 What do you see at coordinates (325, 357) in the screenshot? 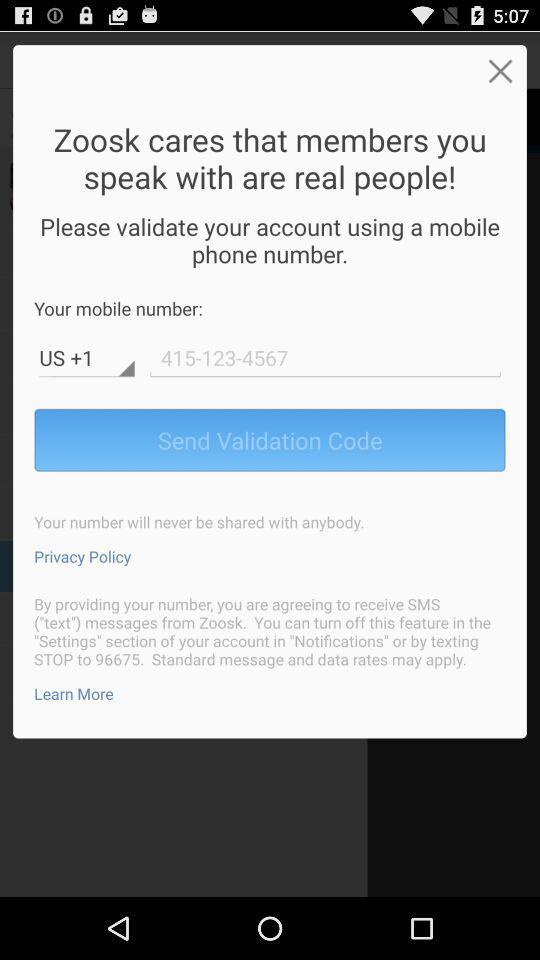
I see `mobile number` at bounding box center [325, 357].